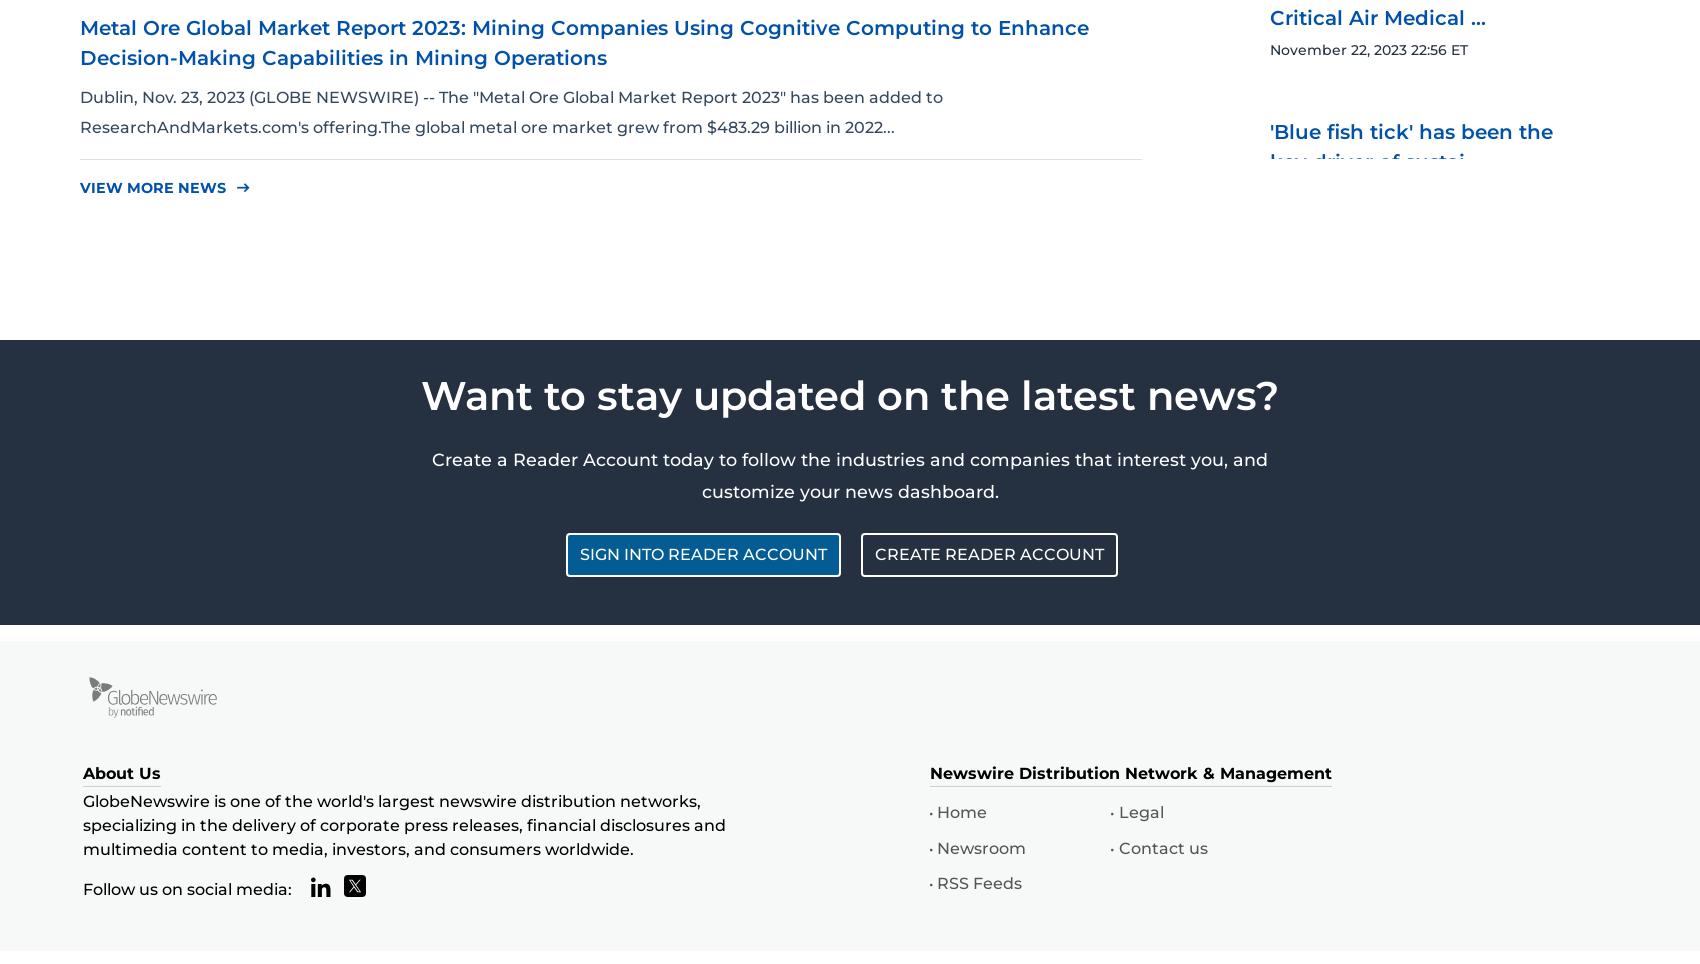  I want to click on 'Newswire Distribution Network & Management', so click(930, 772).